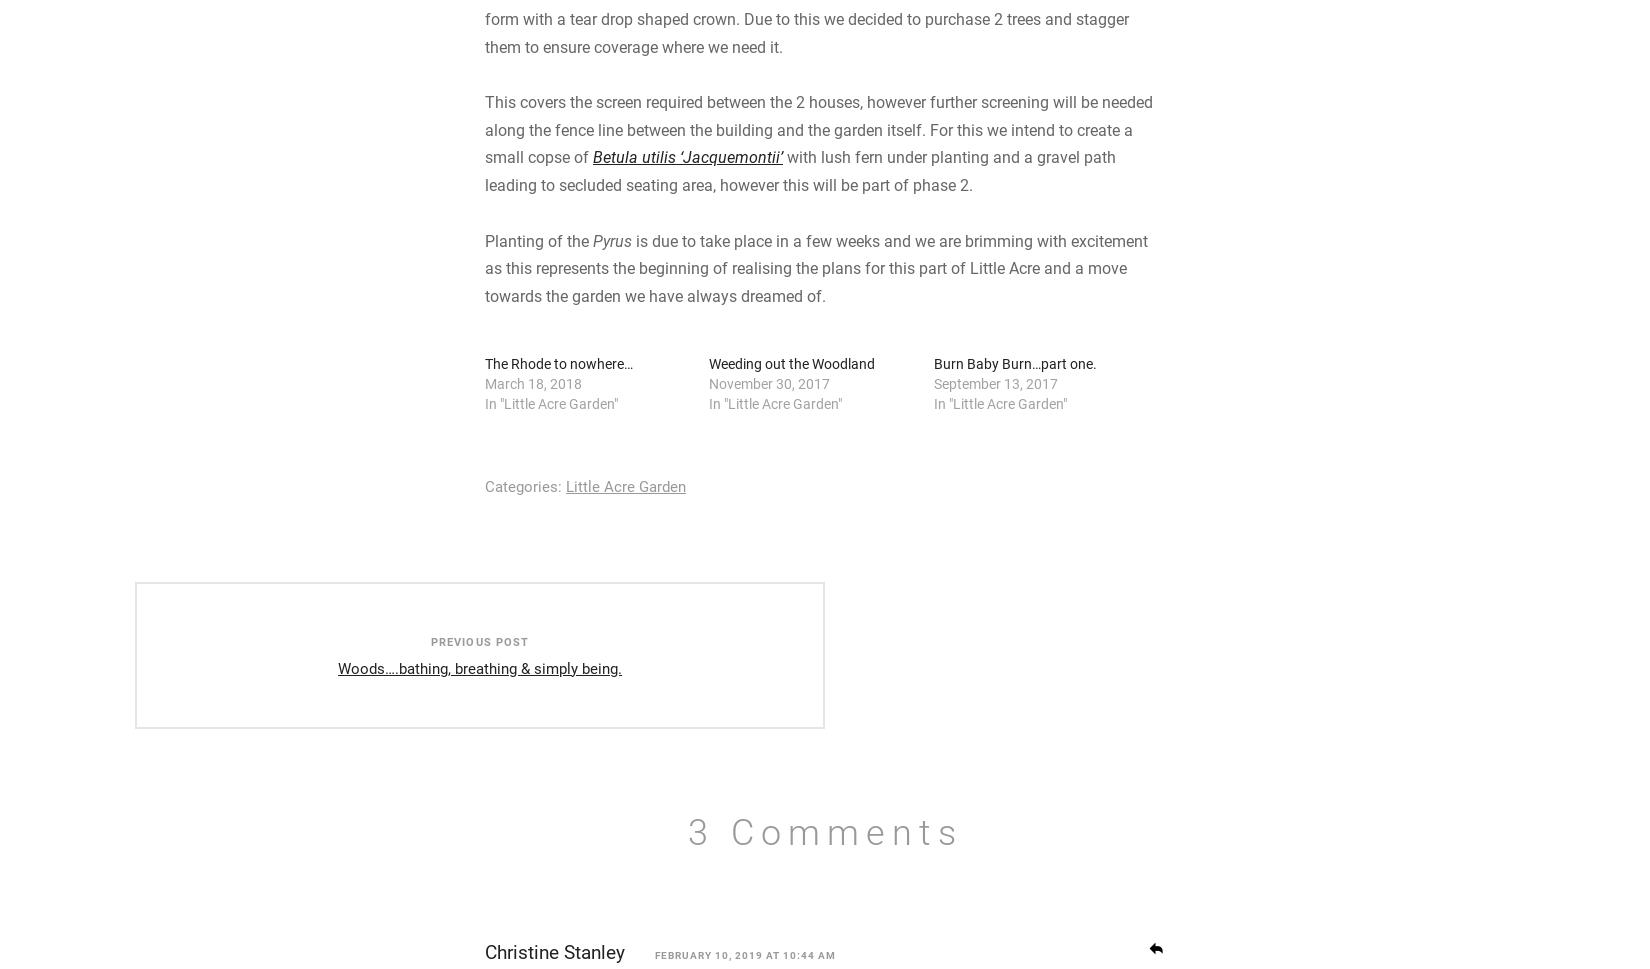 Image resolution: width=1650 pixels, height=969 pixels. I want to click on 'Pyrus calleryana ‘Chanticleer’', so click(483, 57).